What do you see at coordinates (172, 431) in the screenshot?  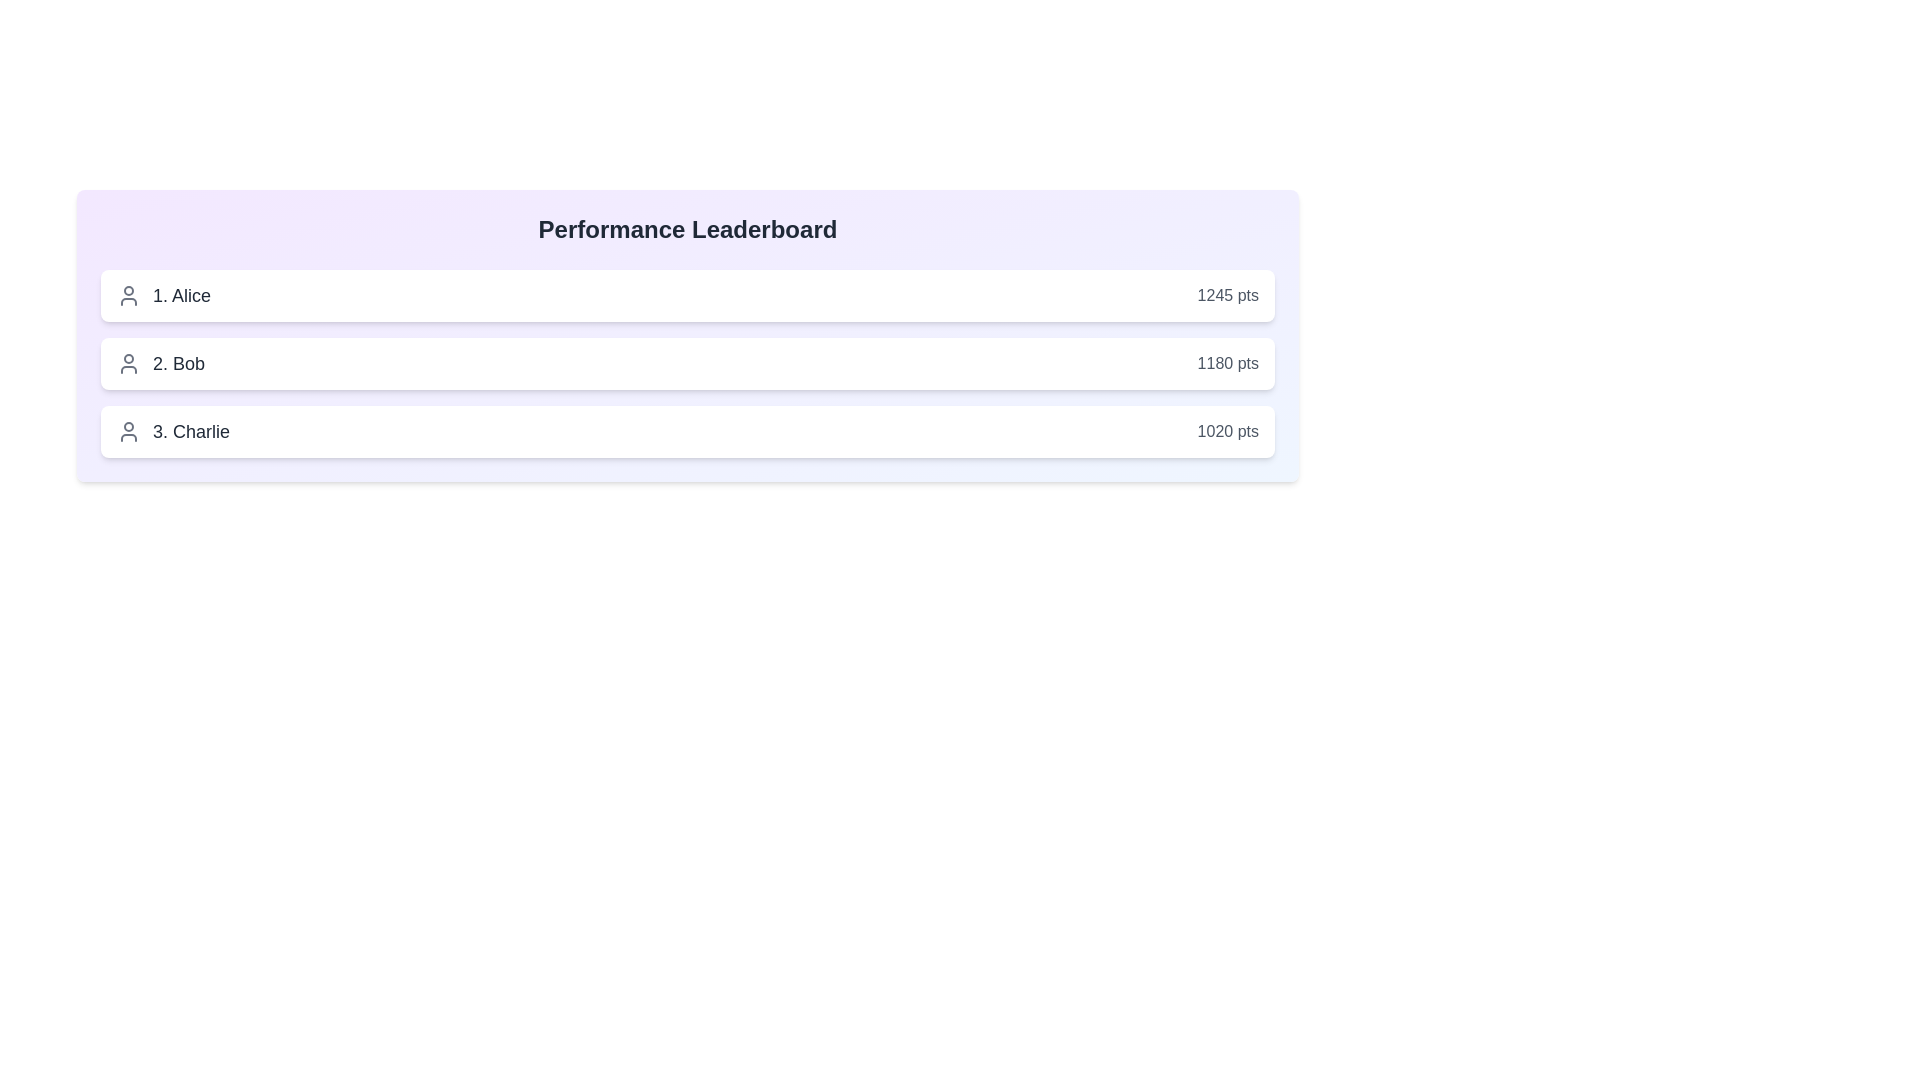 I see `the user's name Charlie` at bounding box center [172, 431].